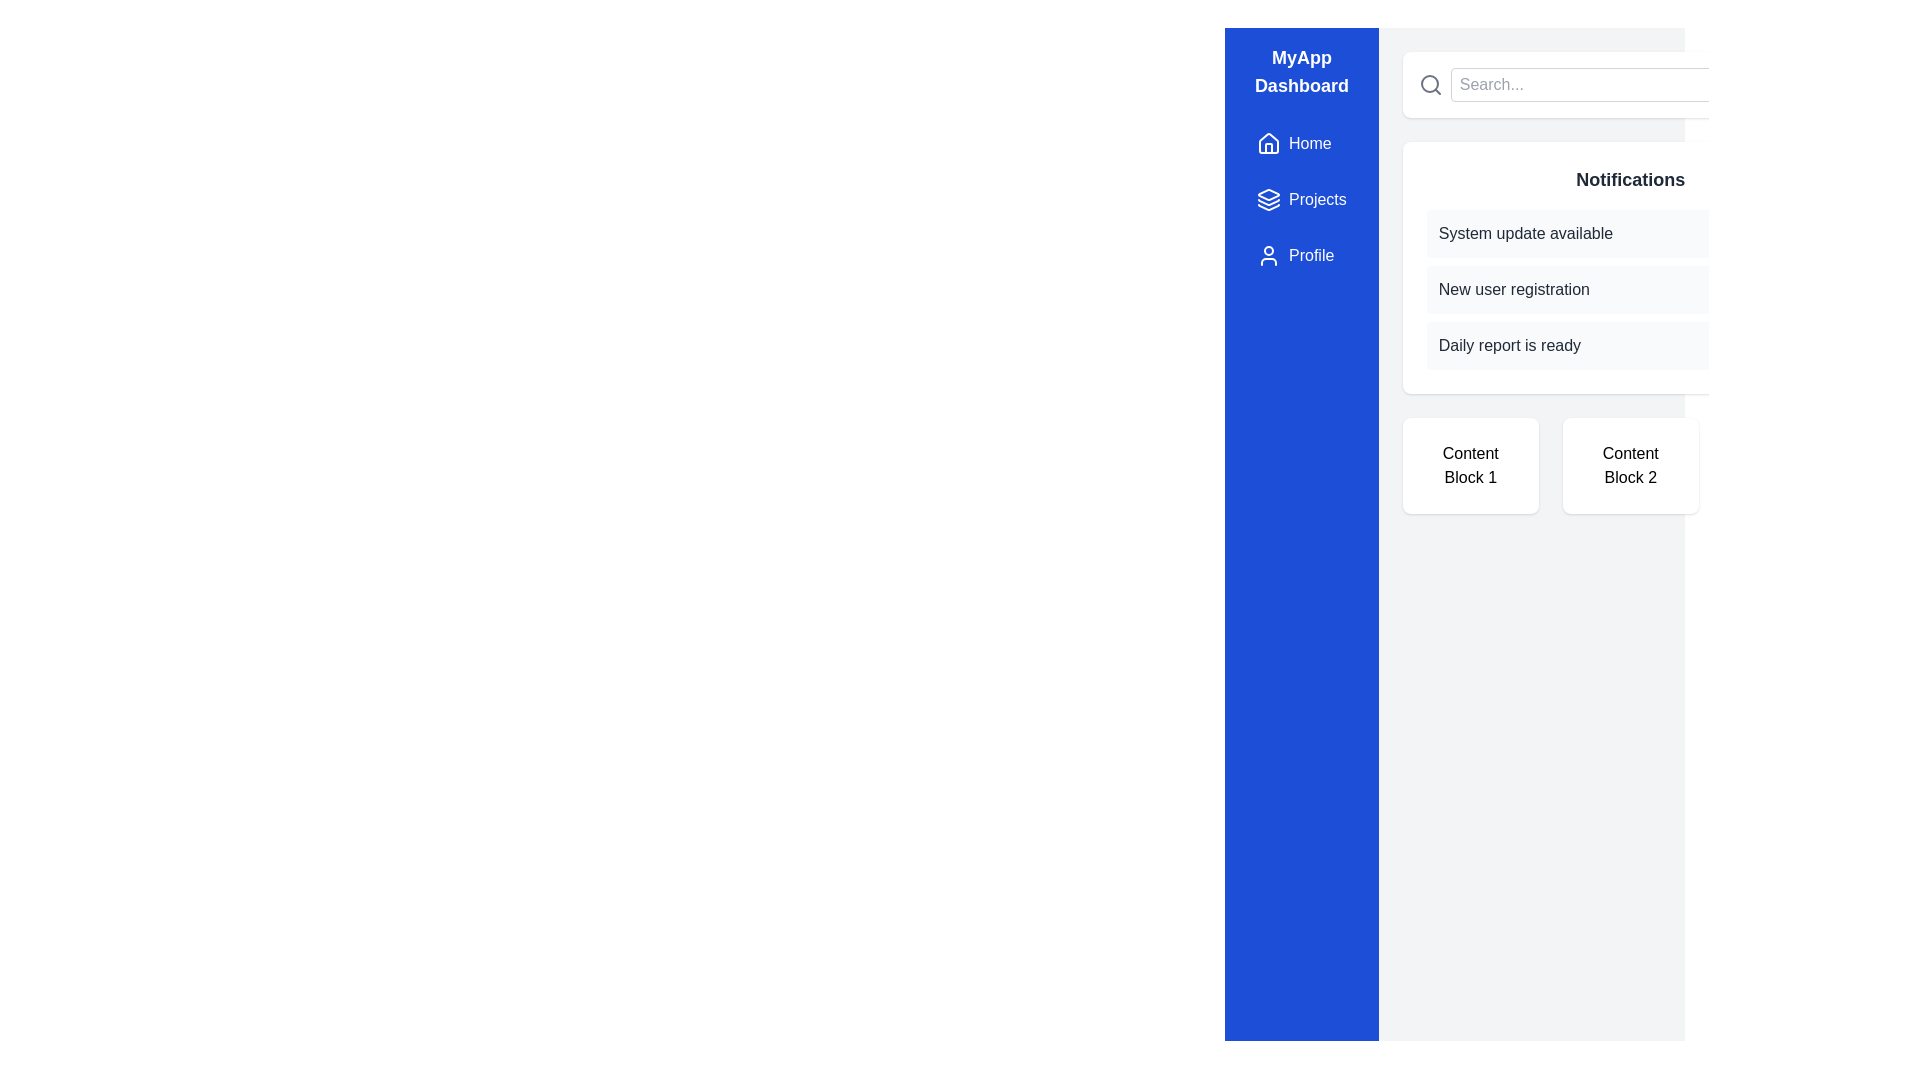  I want to click on the count value of the Indicator Badge located in the top-right corner of the notification icon, so click(1787, 80).